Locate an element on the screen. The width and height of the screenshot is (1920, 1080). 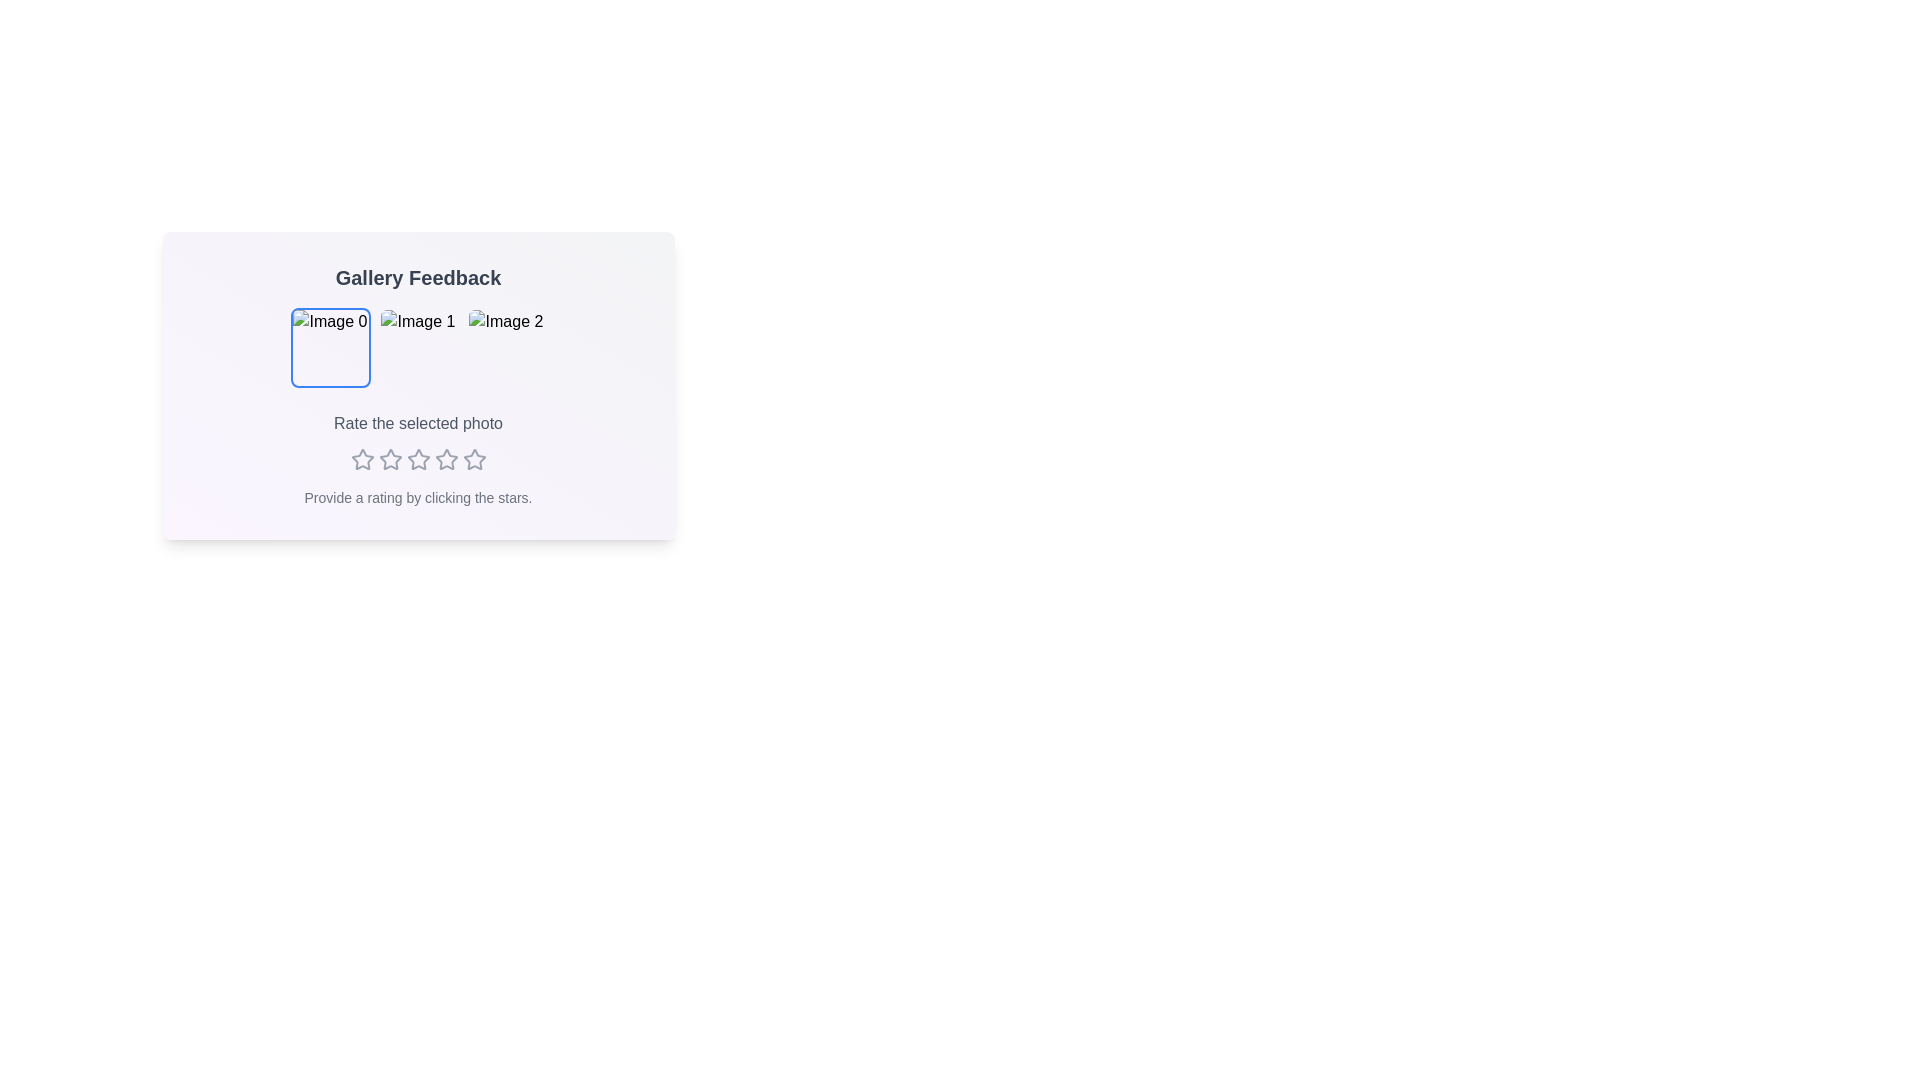
the fifth rating star icon below the text 'Rate the selected photo' is located at coordinates (473, 459).